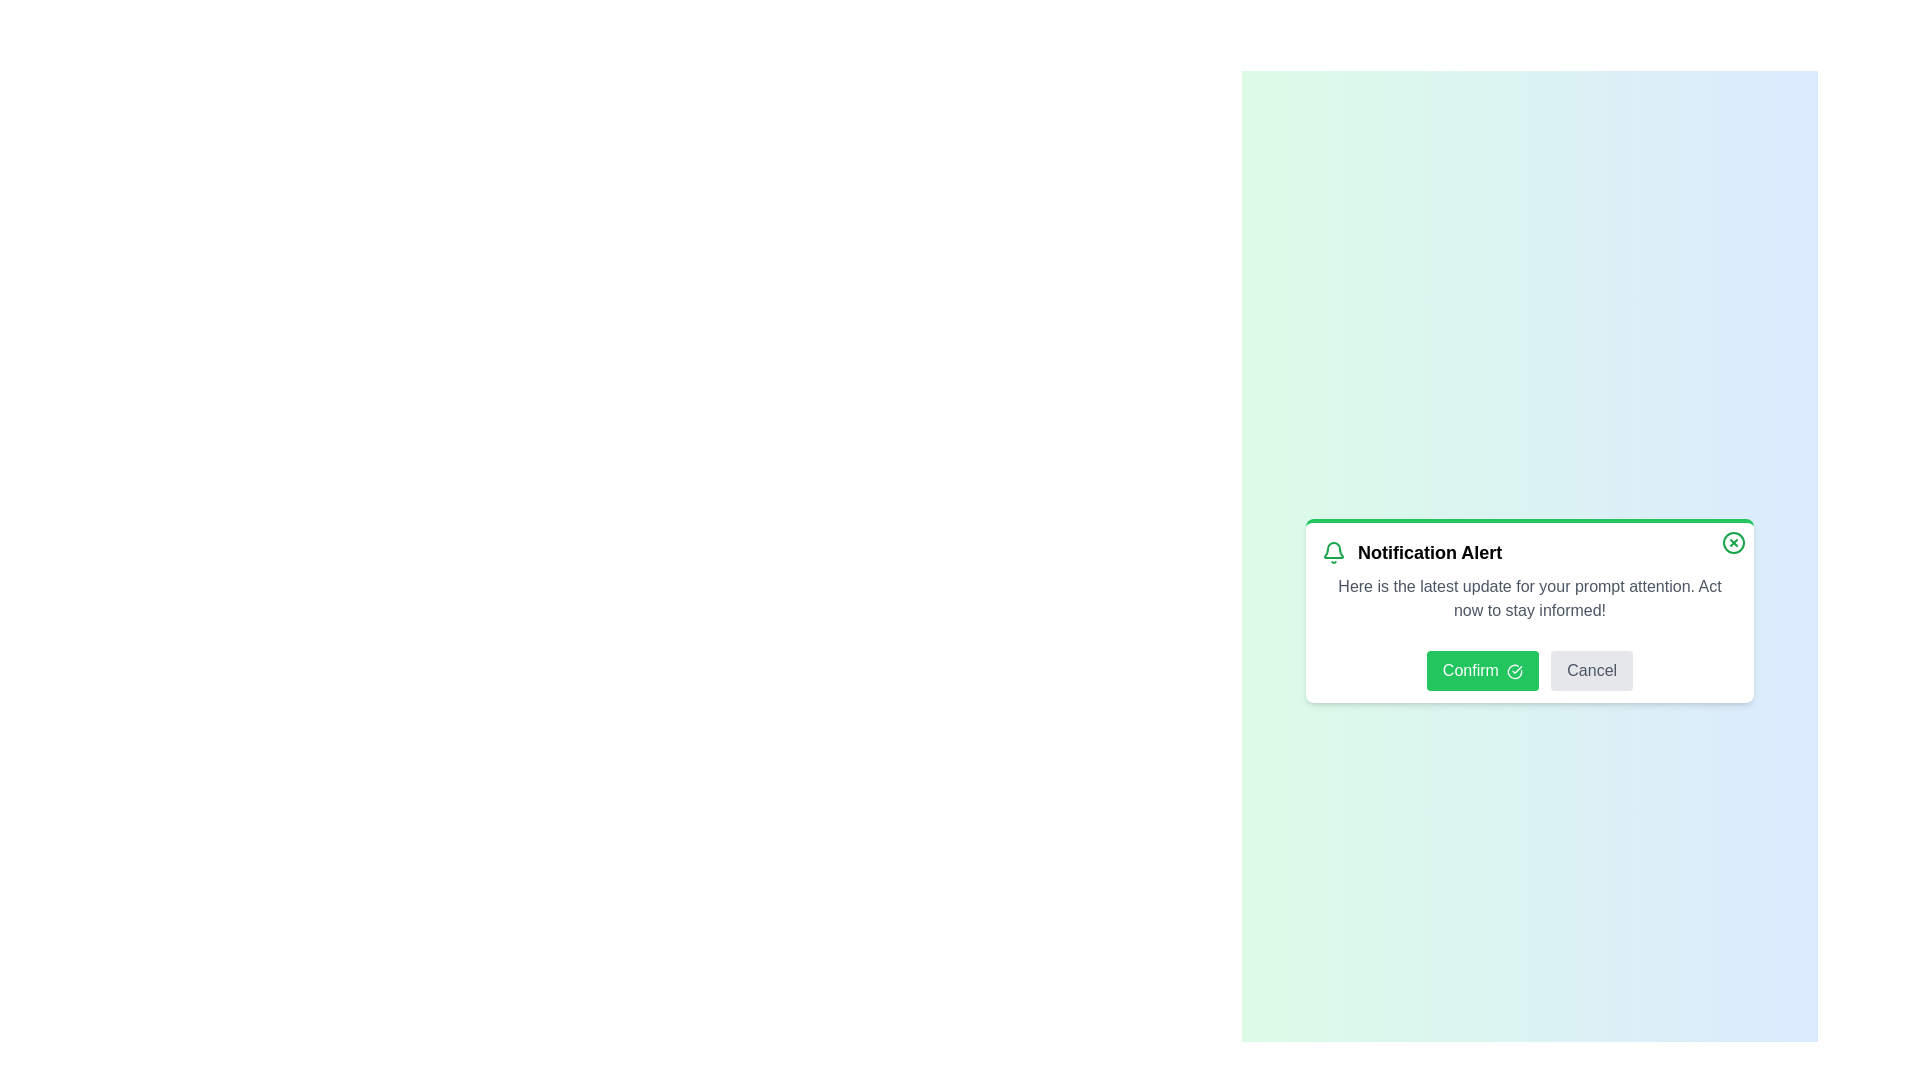  What do you see at coordinates (1483, 671) in the screenshot?
I see `Confirm button to acknowledge the notification` at bounding box center [1483, 671].